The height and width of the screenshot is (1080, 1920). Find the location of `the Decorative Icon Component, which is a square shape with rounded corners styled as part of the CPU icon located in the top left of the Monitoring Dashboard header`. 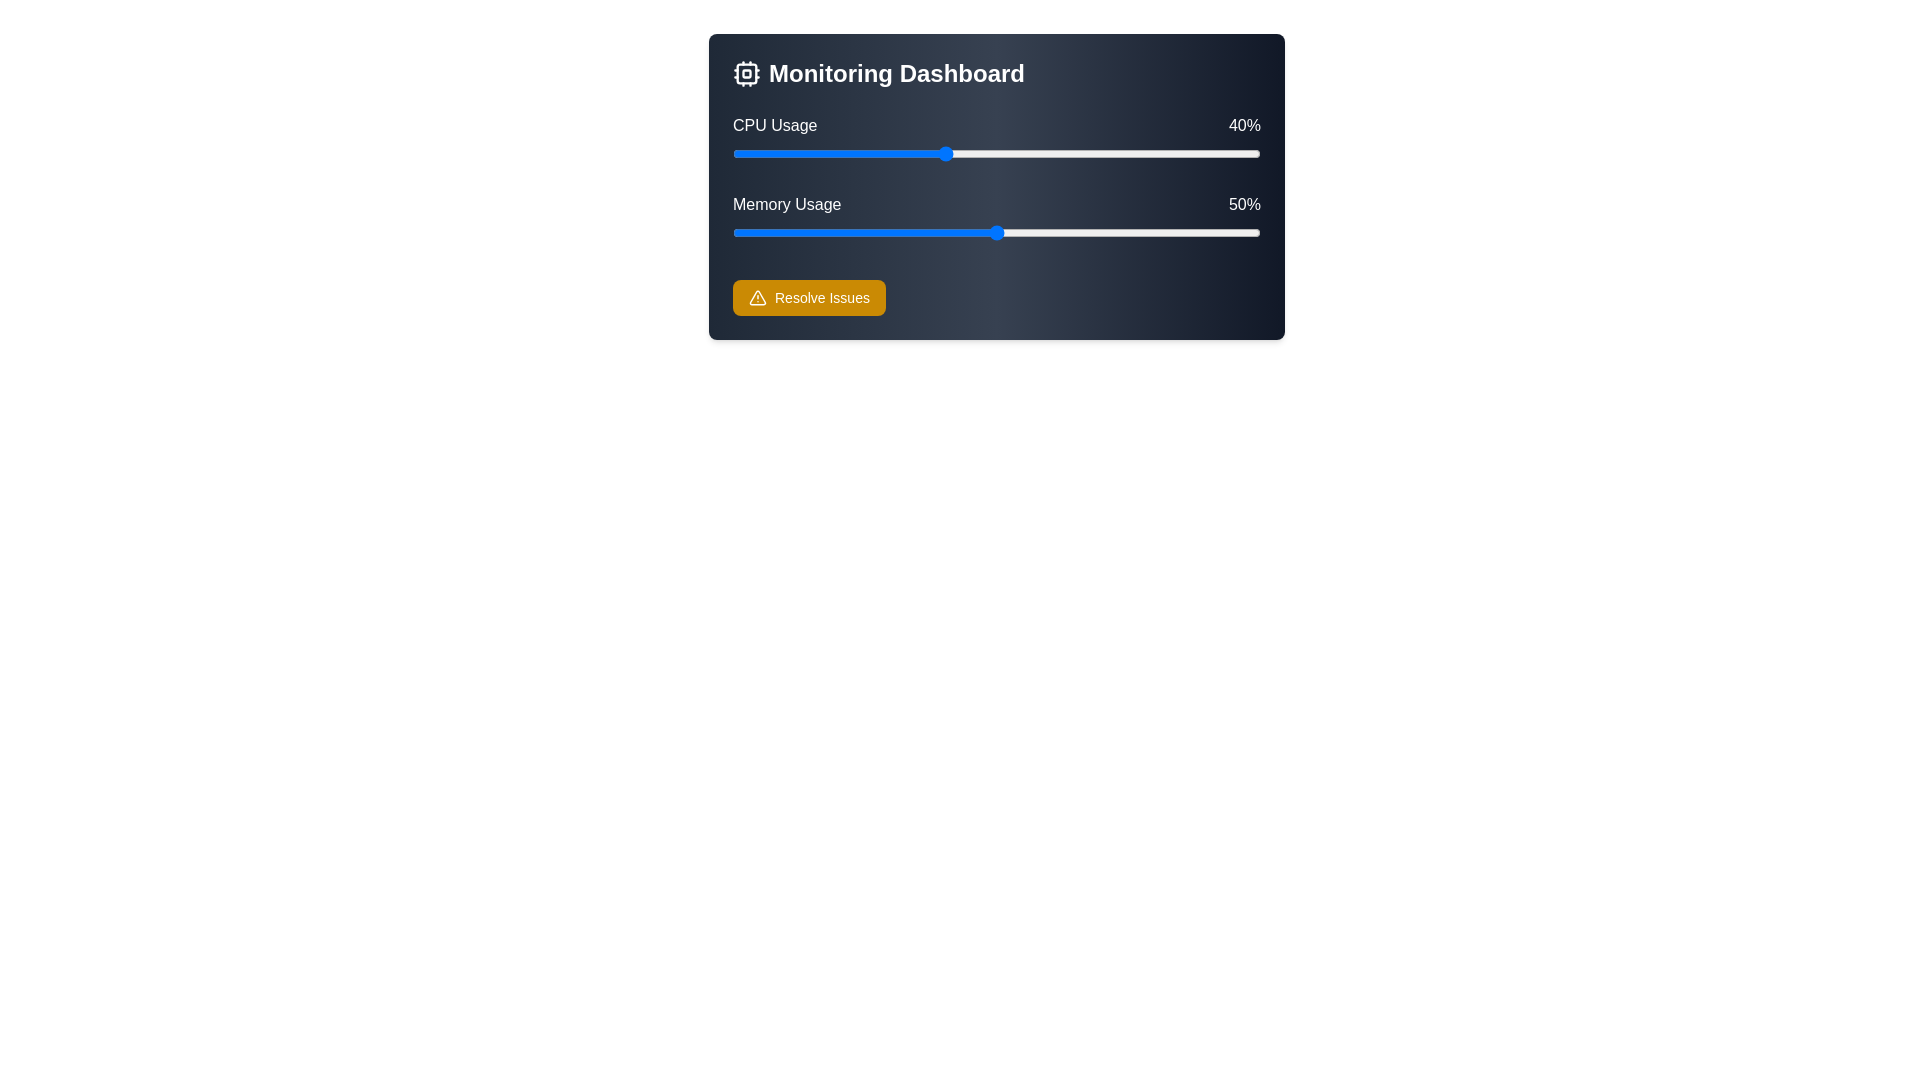

the Decorative Icon Component, which is a square shape with rounded corners styled as part of the CPU icon located in the top left of the Monitoring Dashboard header is located at coordinates (746, 72).